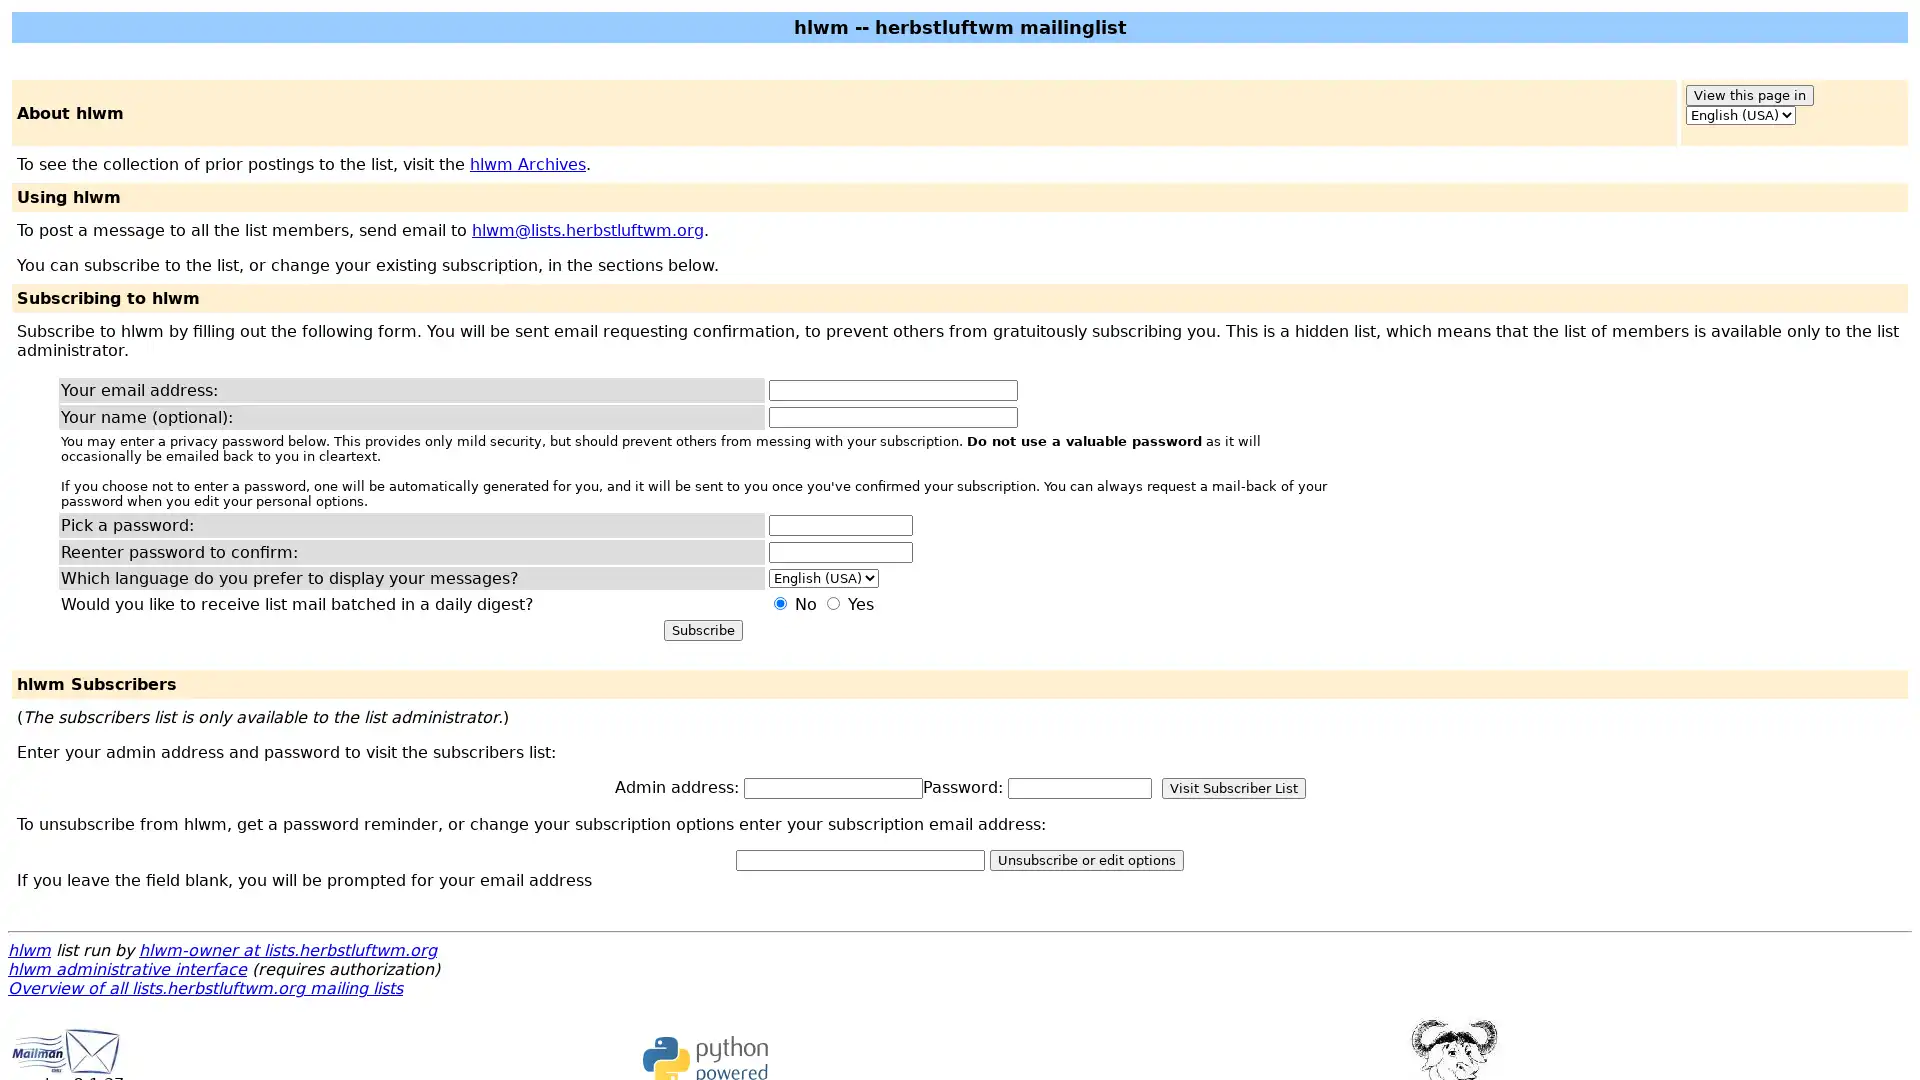 The height and width of the screenshot is (1080, 1920). What do you see at coordinates (702, 630) in the screenshot?
I see `Subscribe` at bounding box center [702, 630].